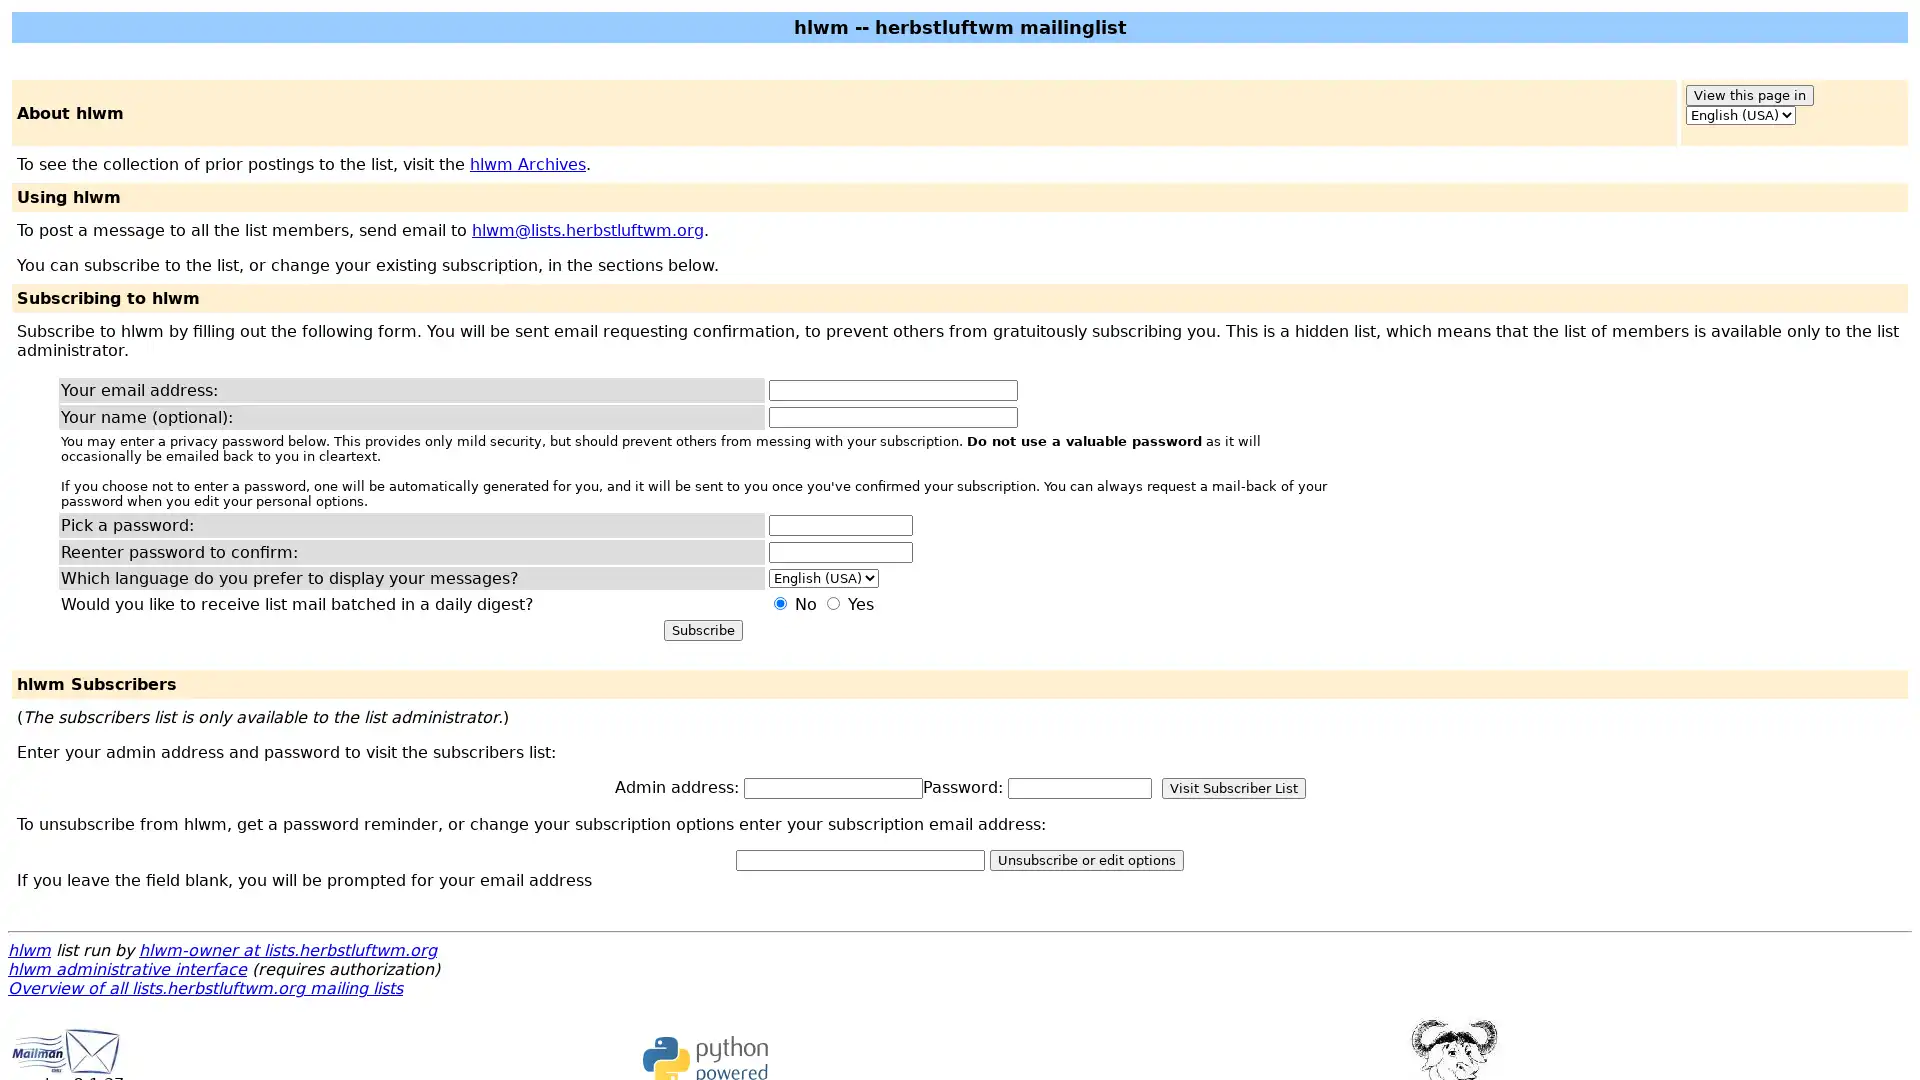 The height and width of the screenshot is (1080, 1920). What do you see at coordinates (702, 630) in the screenshot?
I see `Subscribe` at bounding box center [702, 630].